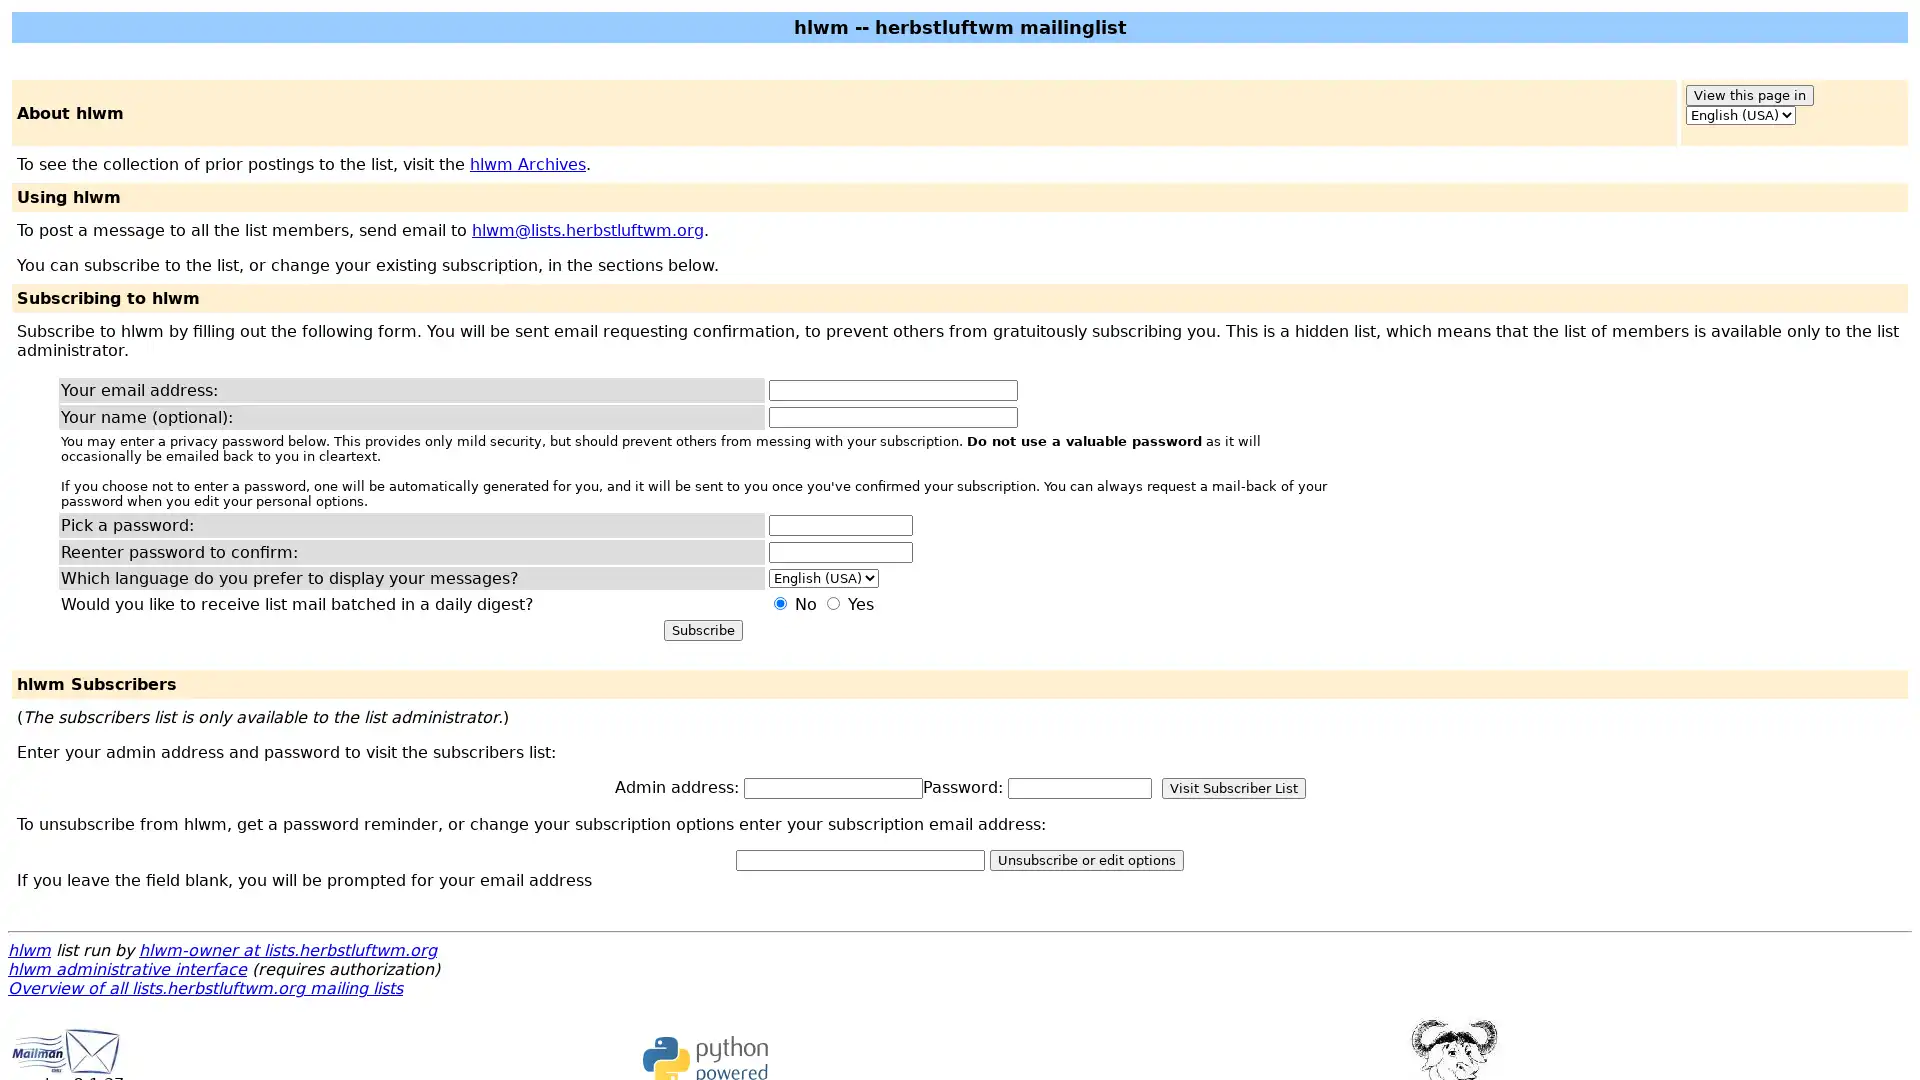 The height and width of the screenshot is (1080, 1920). What do you see at coordinates (702, 630) in the screenshot?
I see `Subscribe` at bounding box center [702, 630].